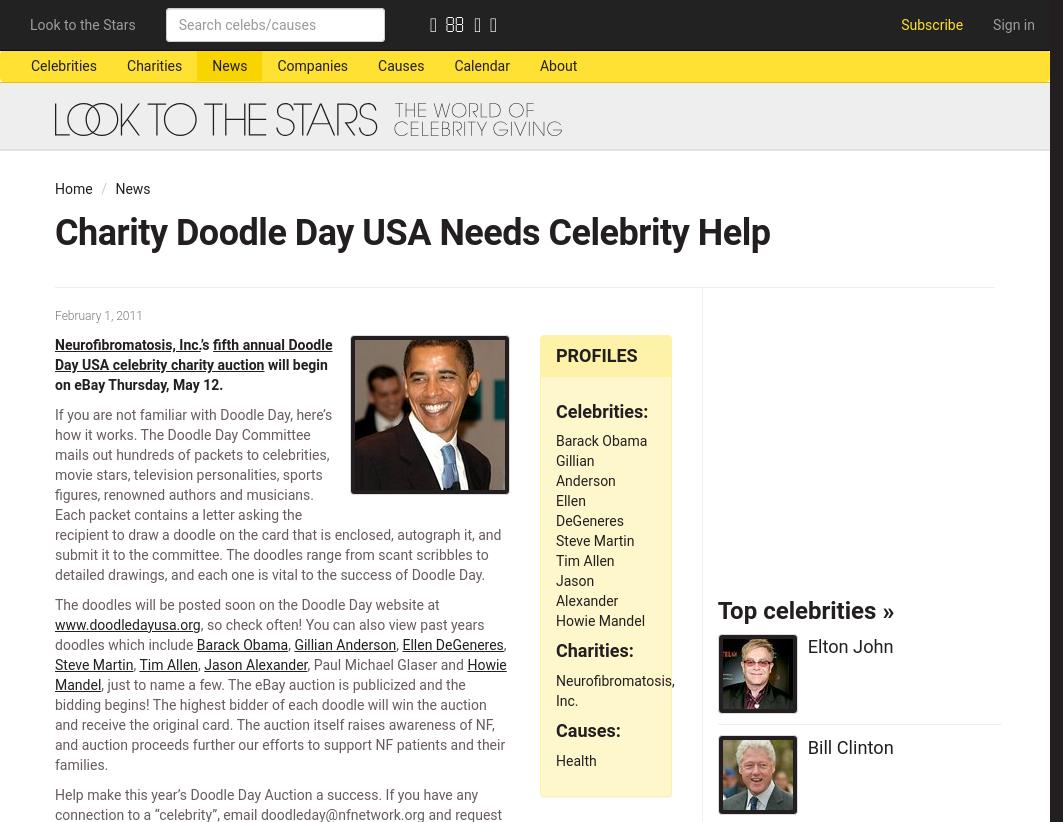 The height and width of the screenshot is (822, 1063). I want to click on 'Bill Clinton', so click(848, 745).